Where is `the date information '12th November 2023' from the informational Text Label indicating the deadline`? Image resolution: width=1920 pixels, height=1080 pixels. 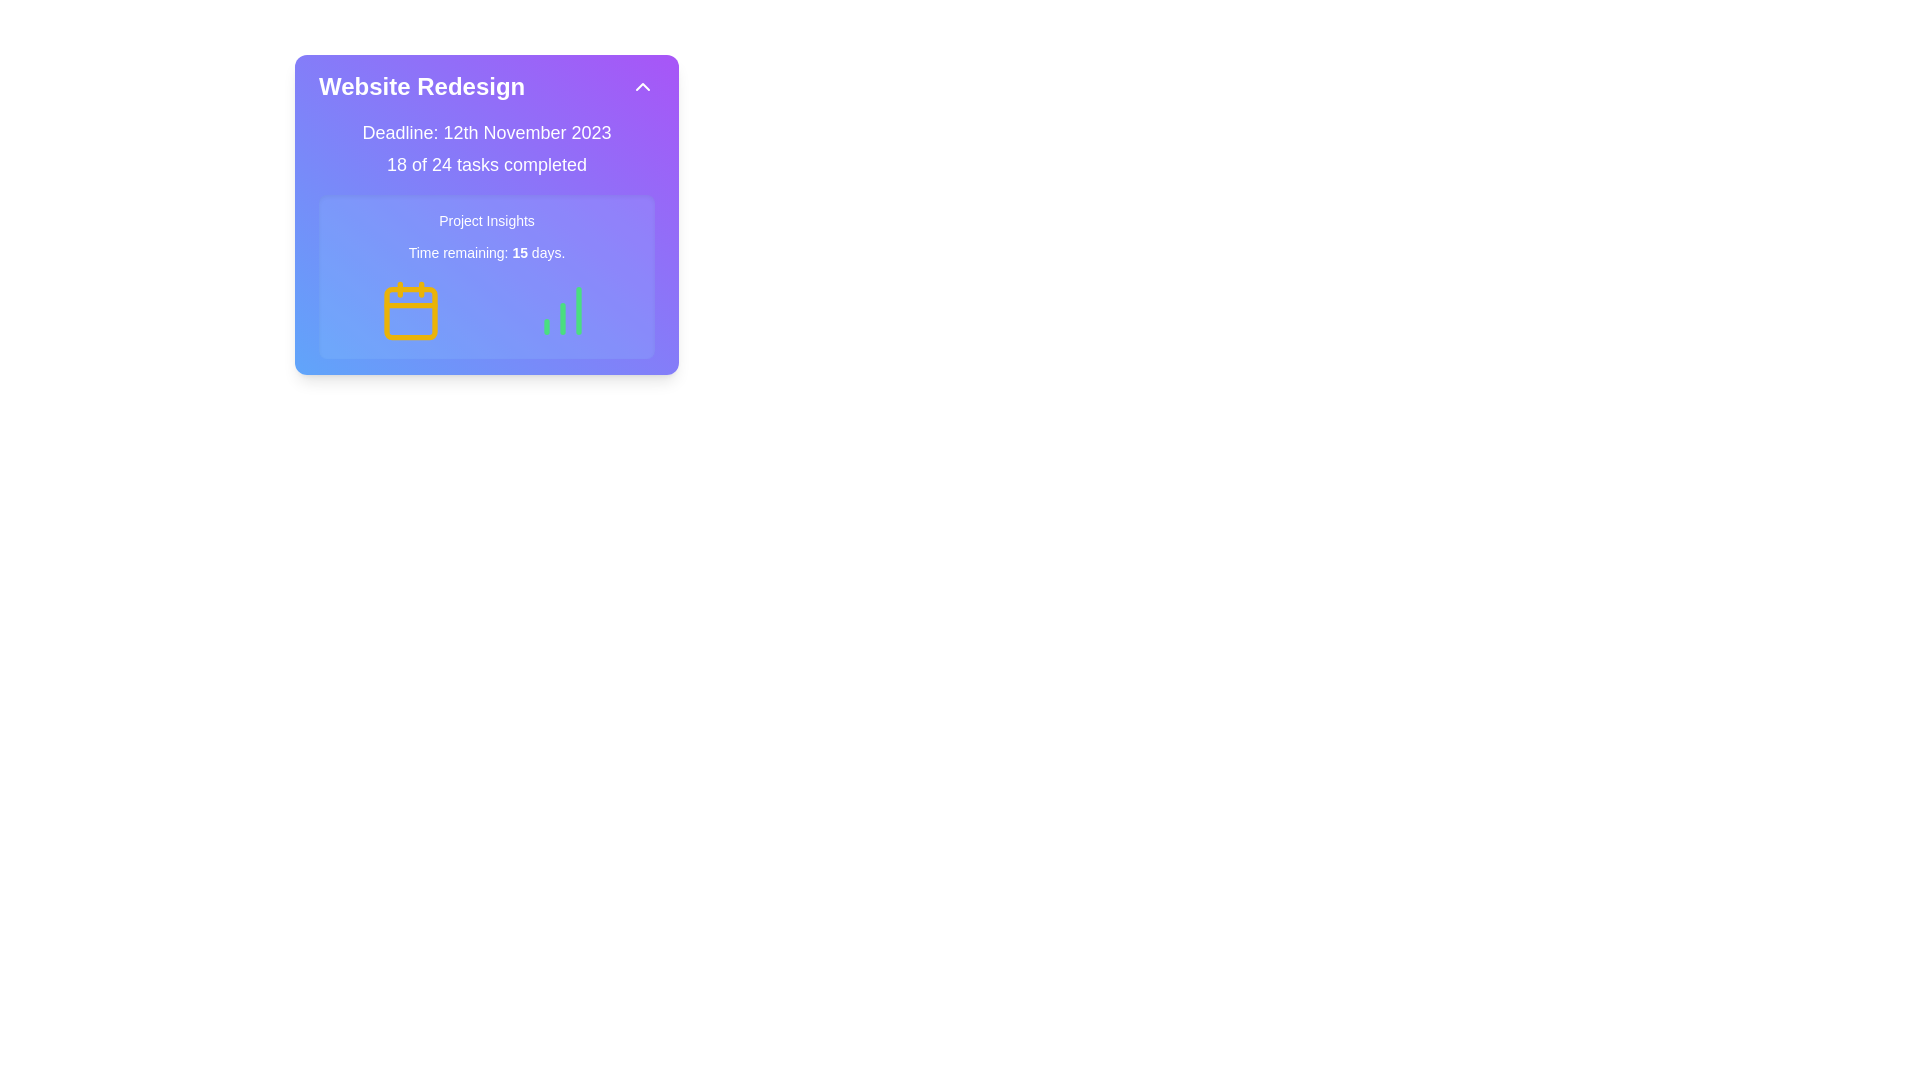
the date information '12th November 2023' from the informational Text Label indicating the deadline is located at coordinates (527, 132).